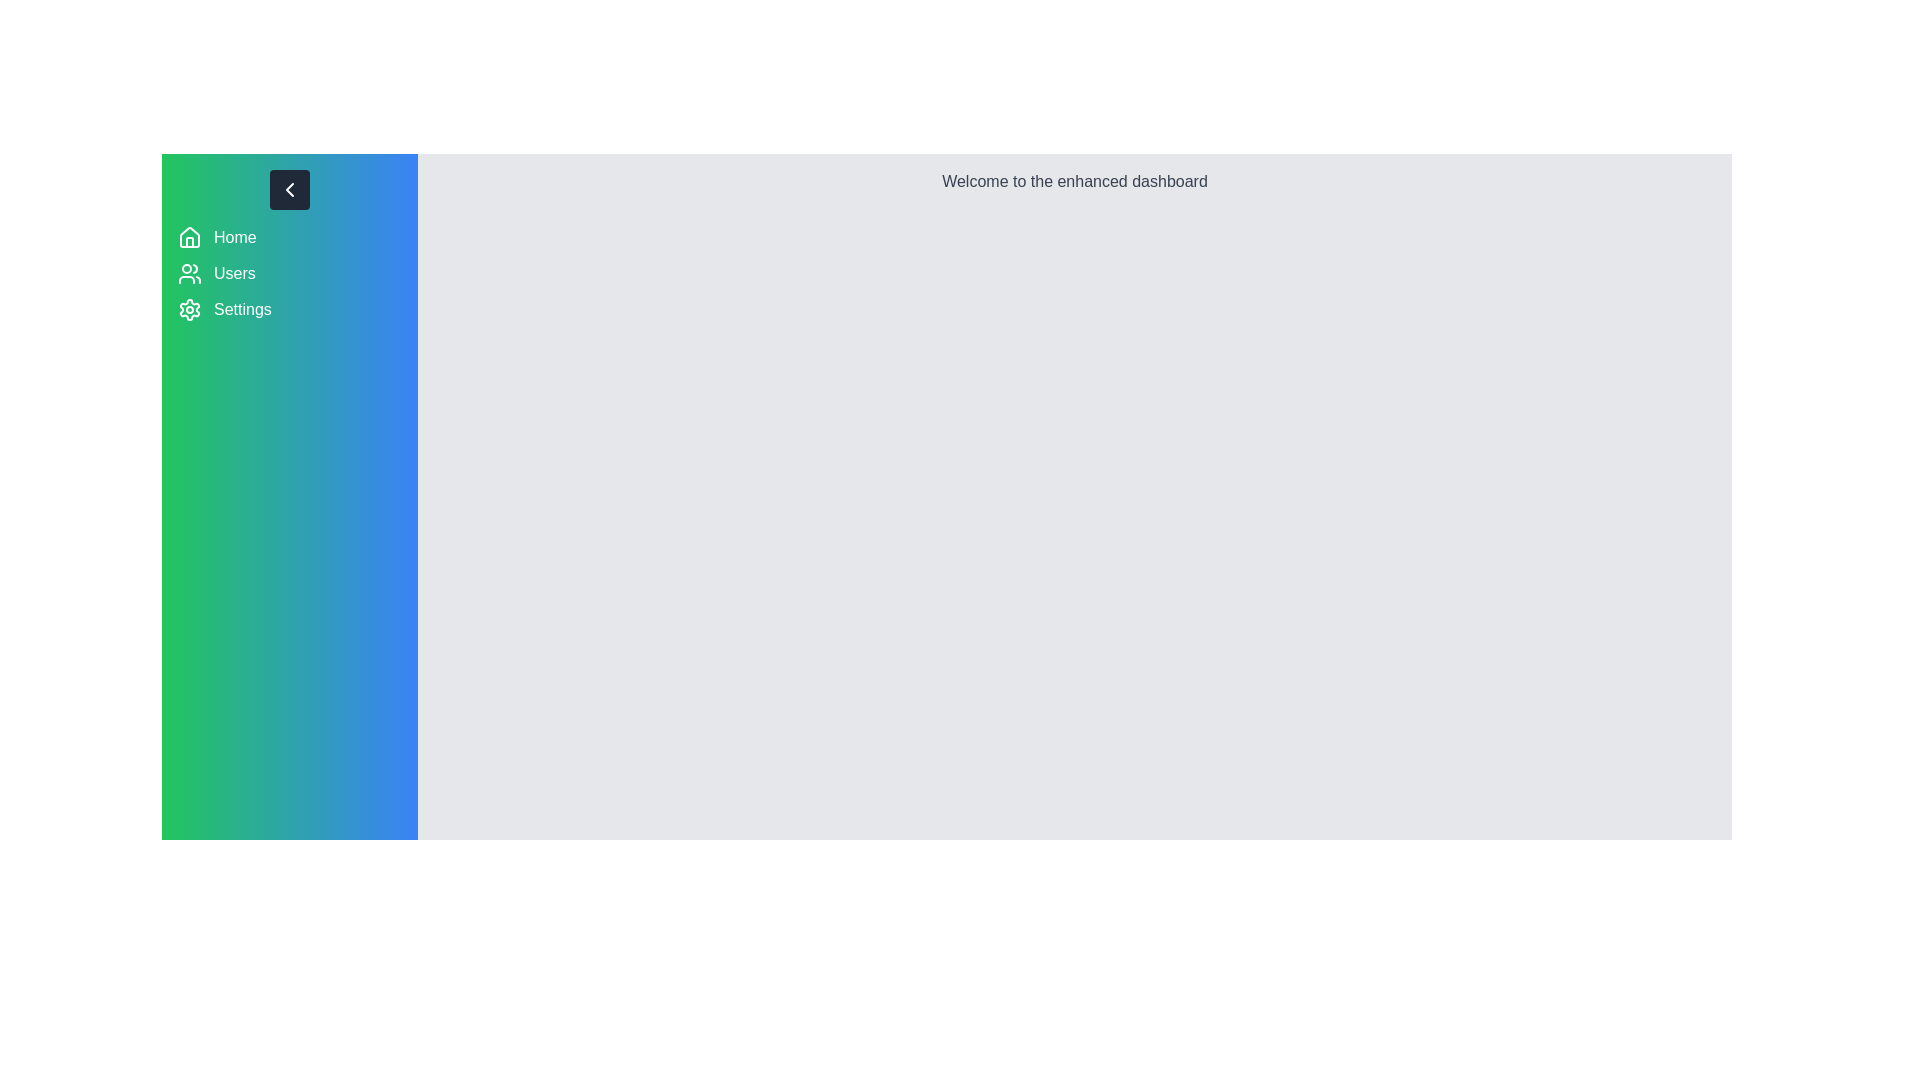  I want to click on the text 'Welcome to the enhanced dashboard' in the main content area, so click(1074, 181).